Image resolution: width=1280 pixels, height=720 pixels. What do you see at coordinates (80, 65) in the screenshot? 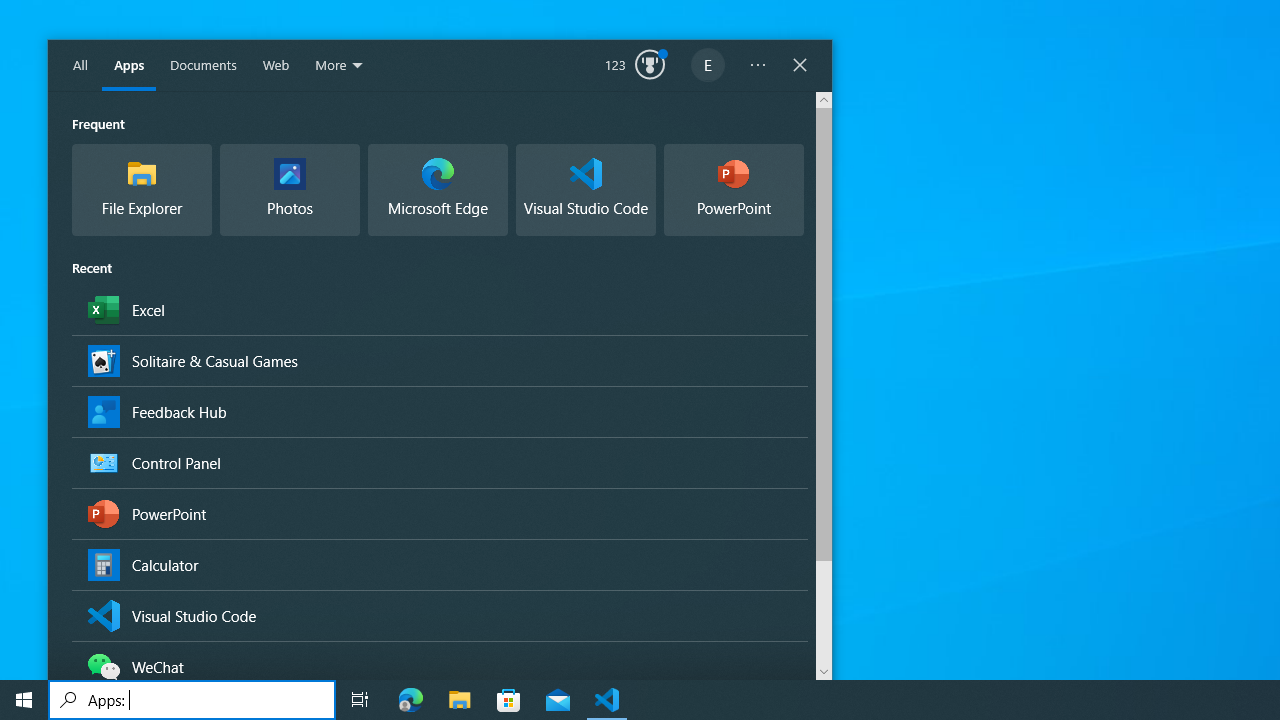
I see `'All'` at bounding box center [80, 65].